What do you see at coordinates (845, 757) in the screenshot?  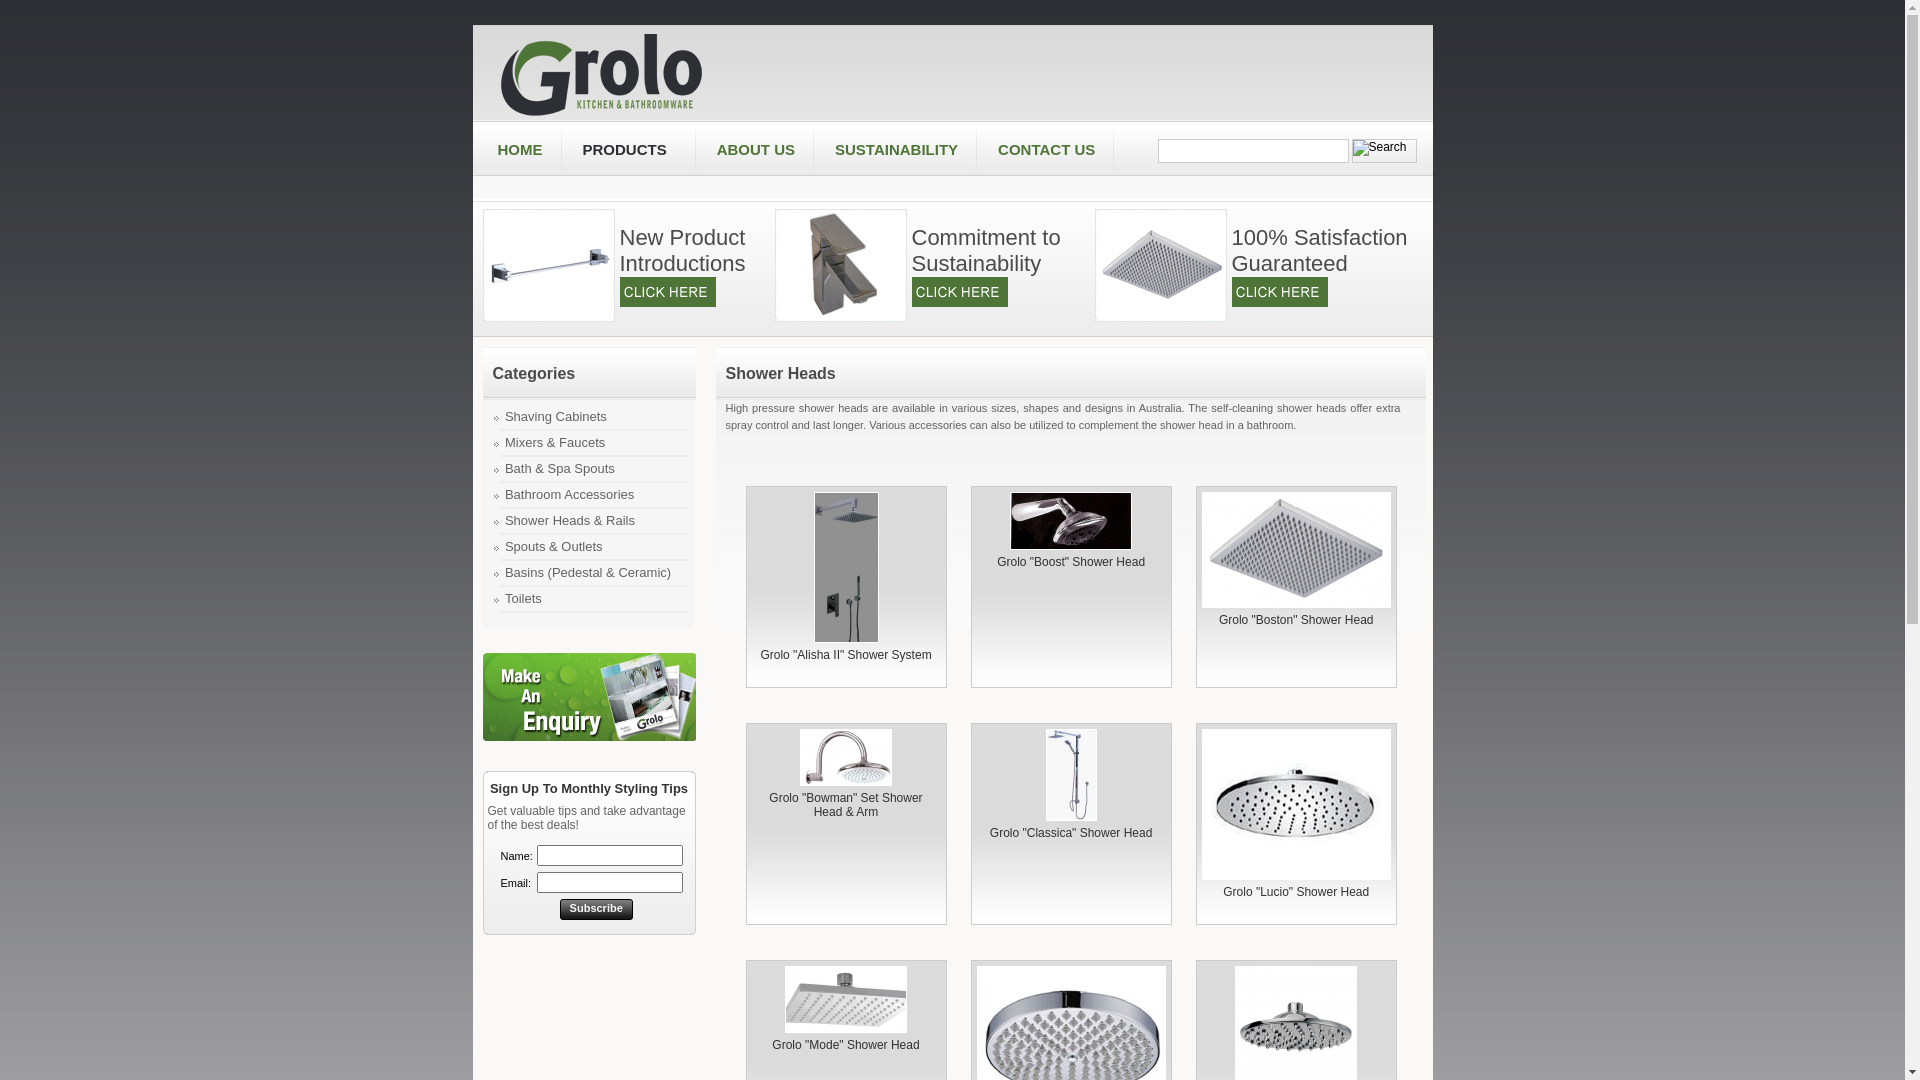 I see `'Grolo "Bowman" Set Shower Head & Arm'` at bounding box center [845, 757].